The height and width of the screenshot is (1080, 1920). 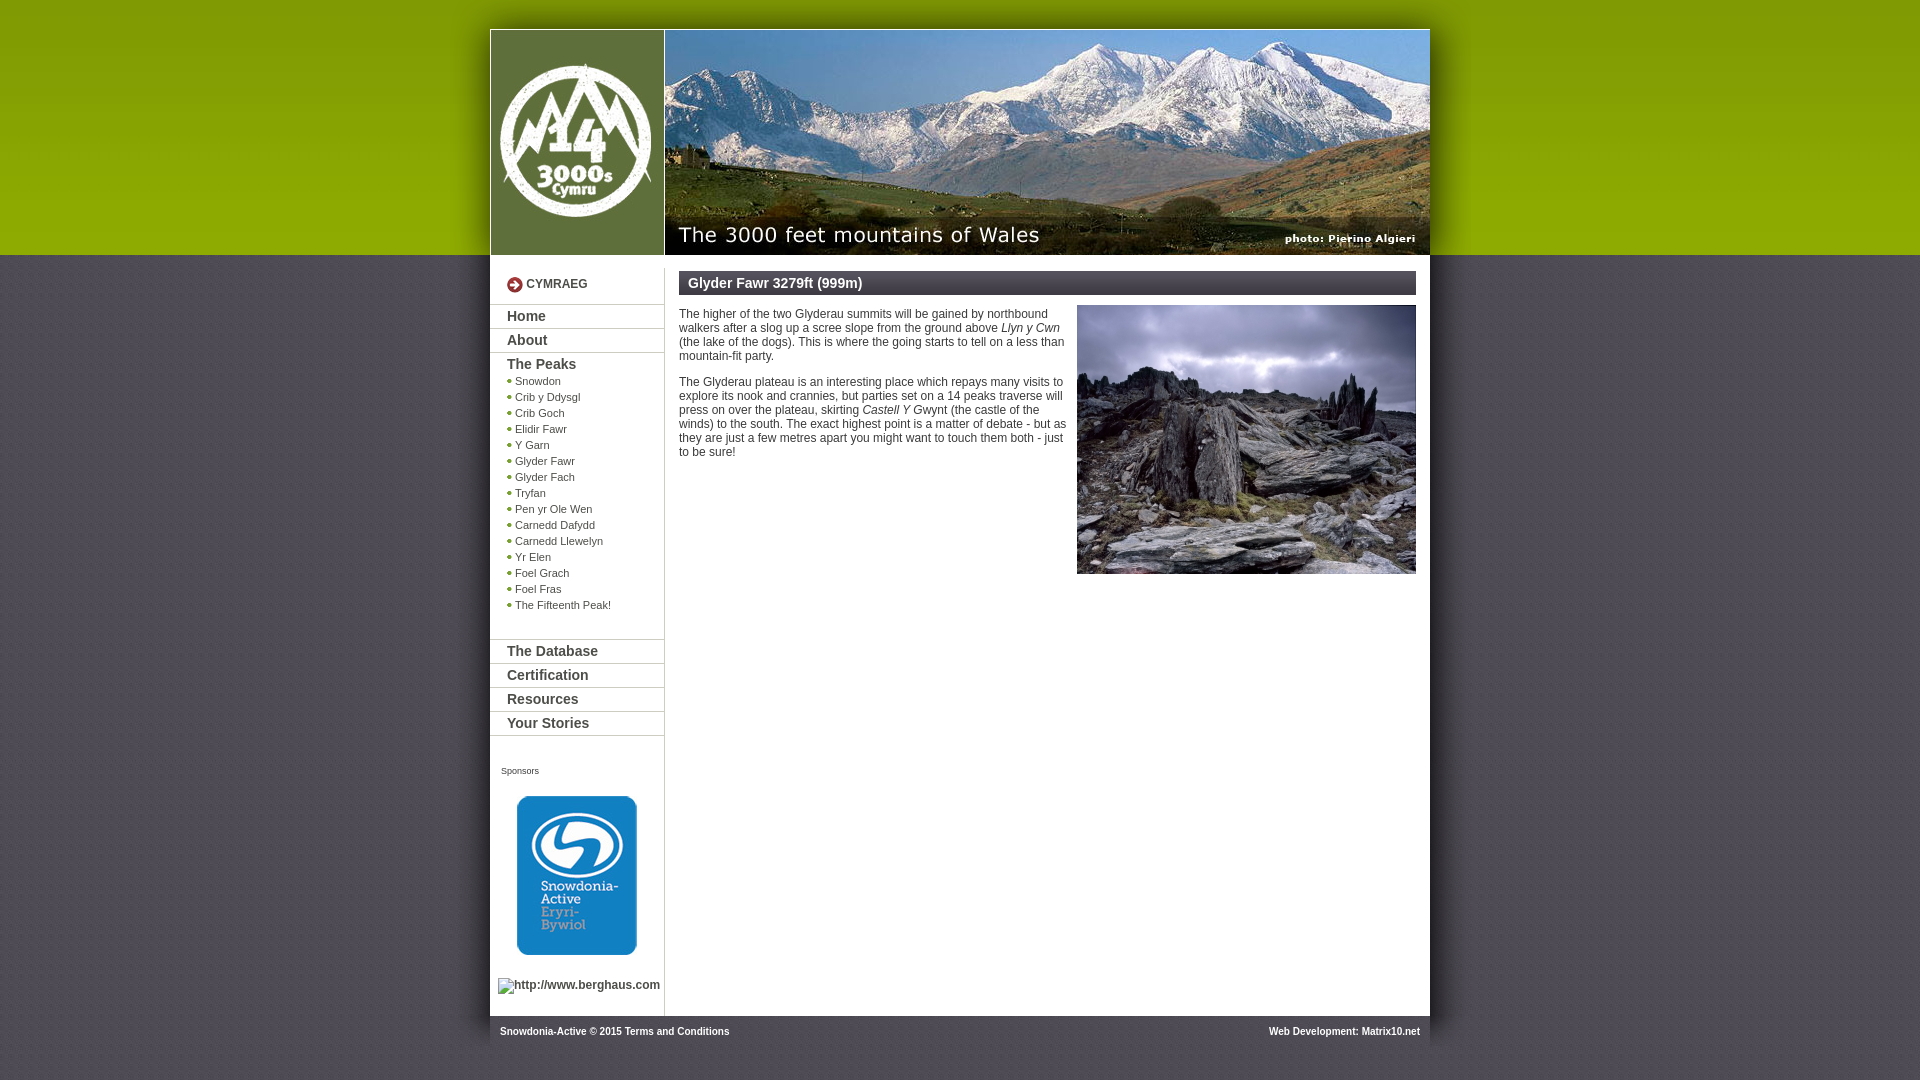 What do you see at coordinates (507, 723) in the screenshot?
I see `'Your Stories'` at bounding box center [507, 723].